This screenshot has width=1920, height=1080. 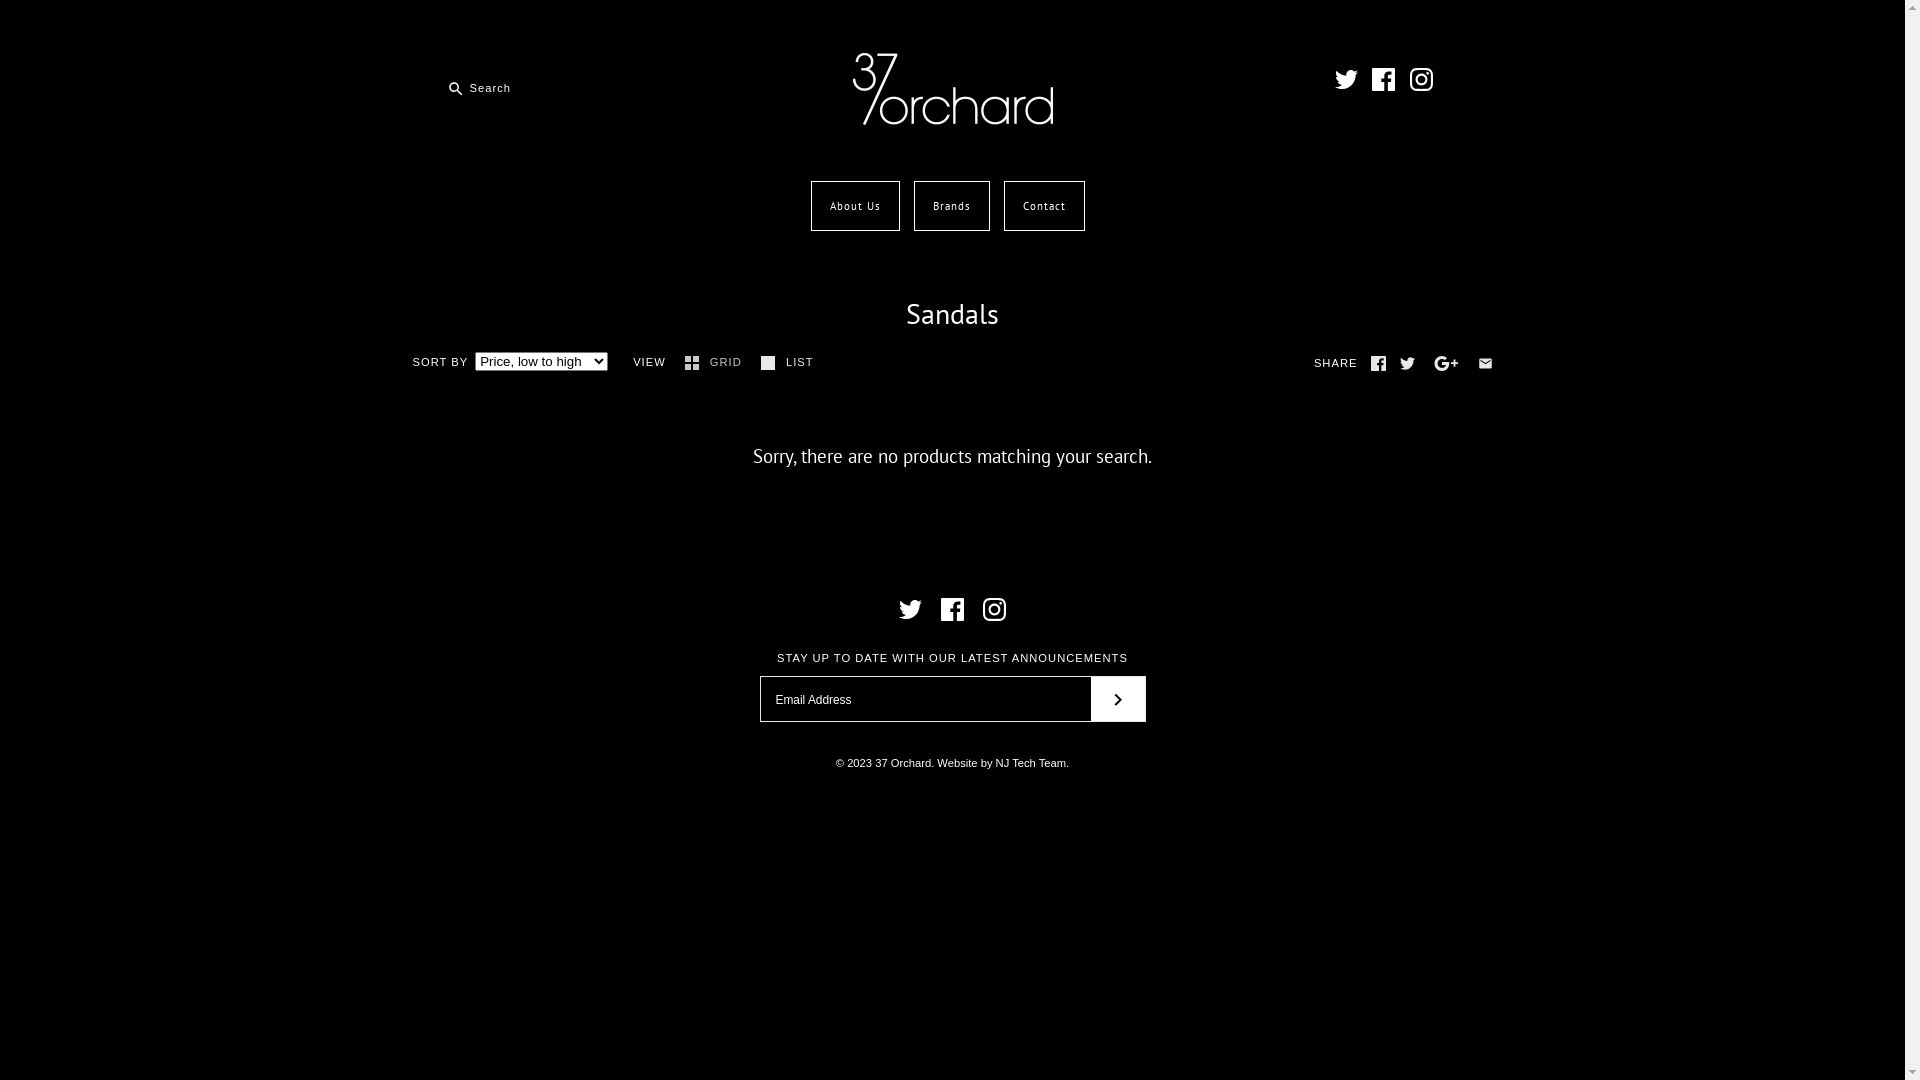 I want to click on 'Facebook', so click(x=1382, y=78).